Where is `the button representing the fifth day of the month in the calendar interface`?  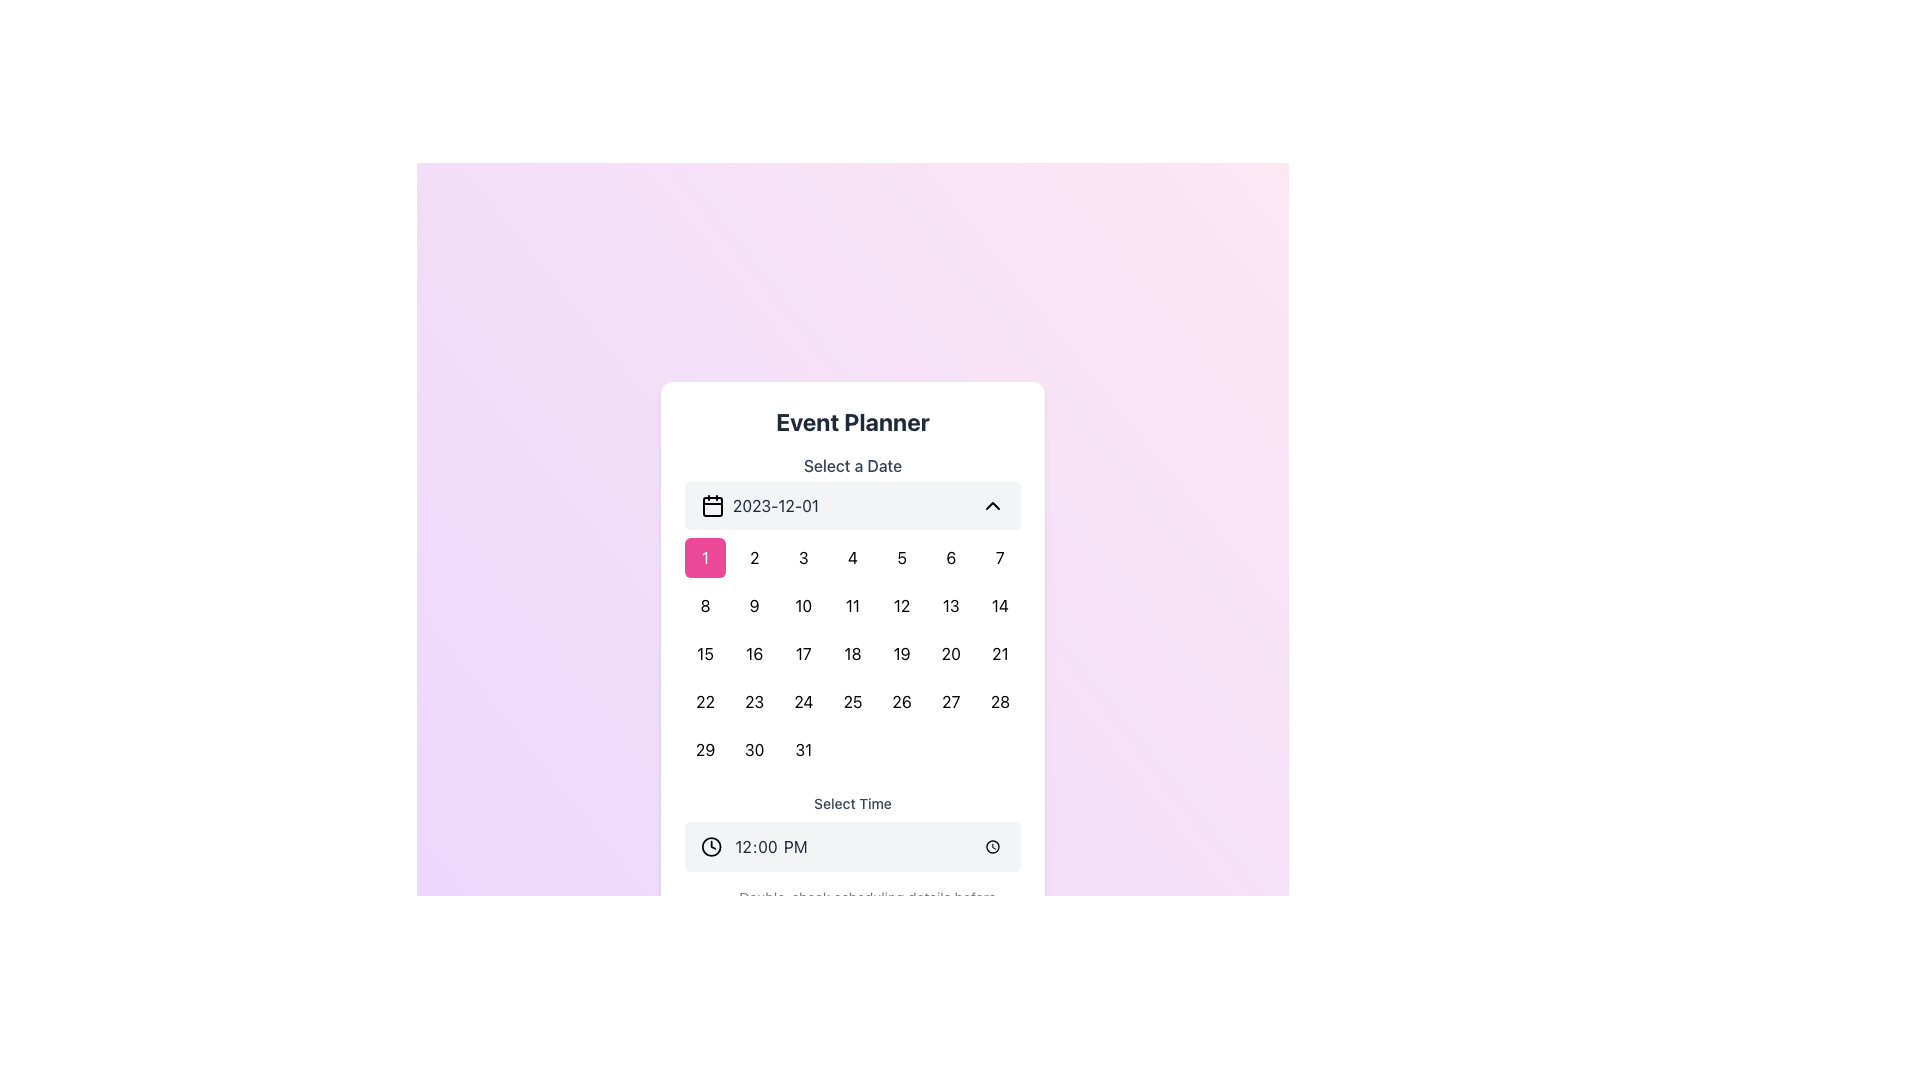
the button representing the fifth day of the month in the calendar interface is located at coordinates (901, 558).